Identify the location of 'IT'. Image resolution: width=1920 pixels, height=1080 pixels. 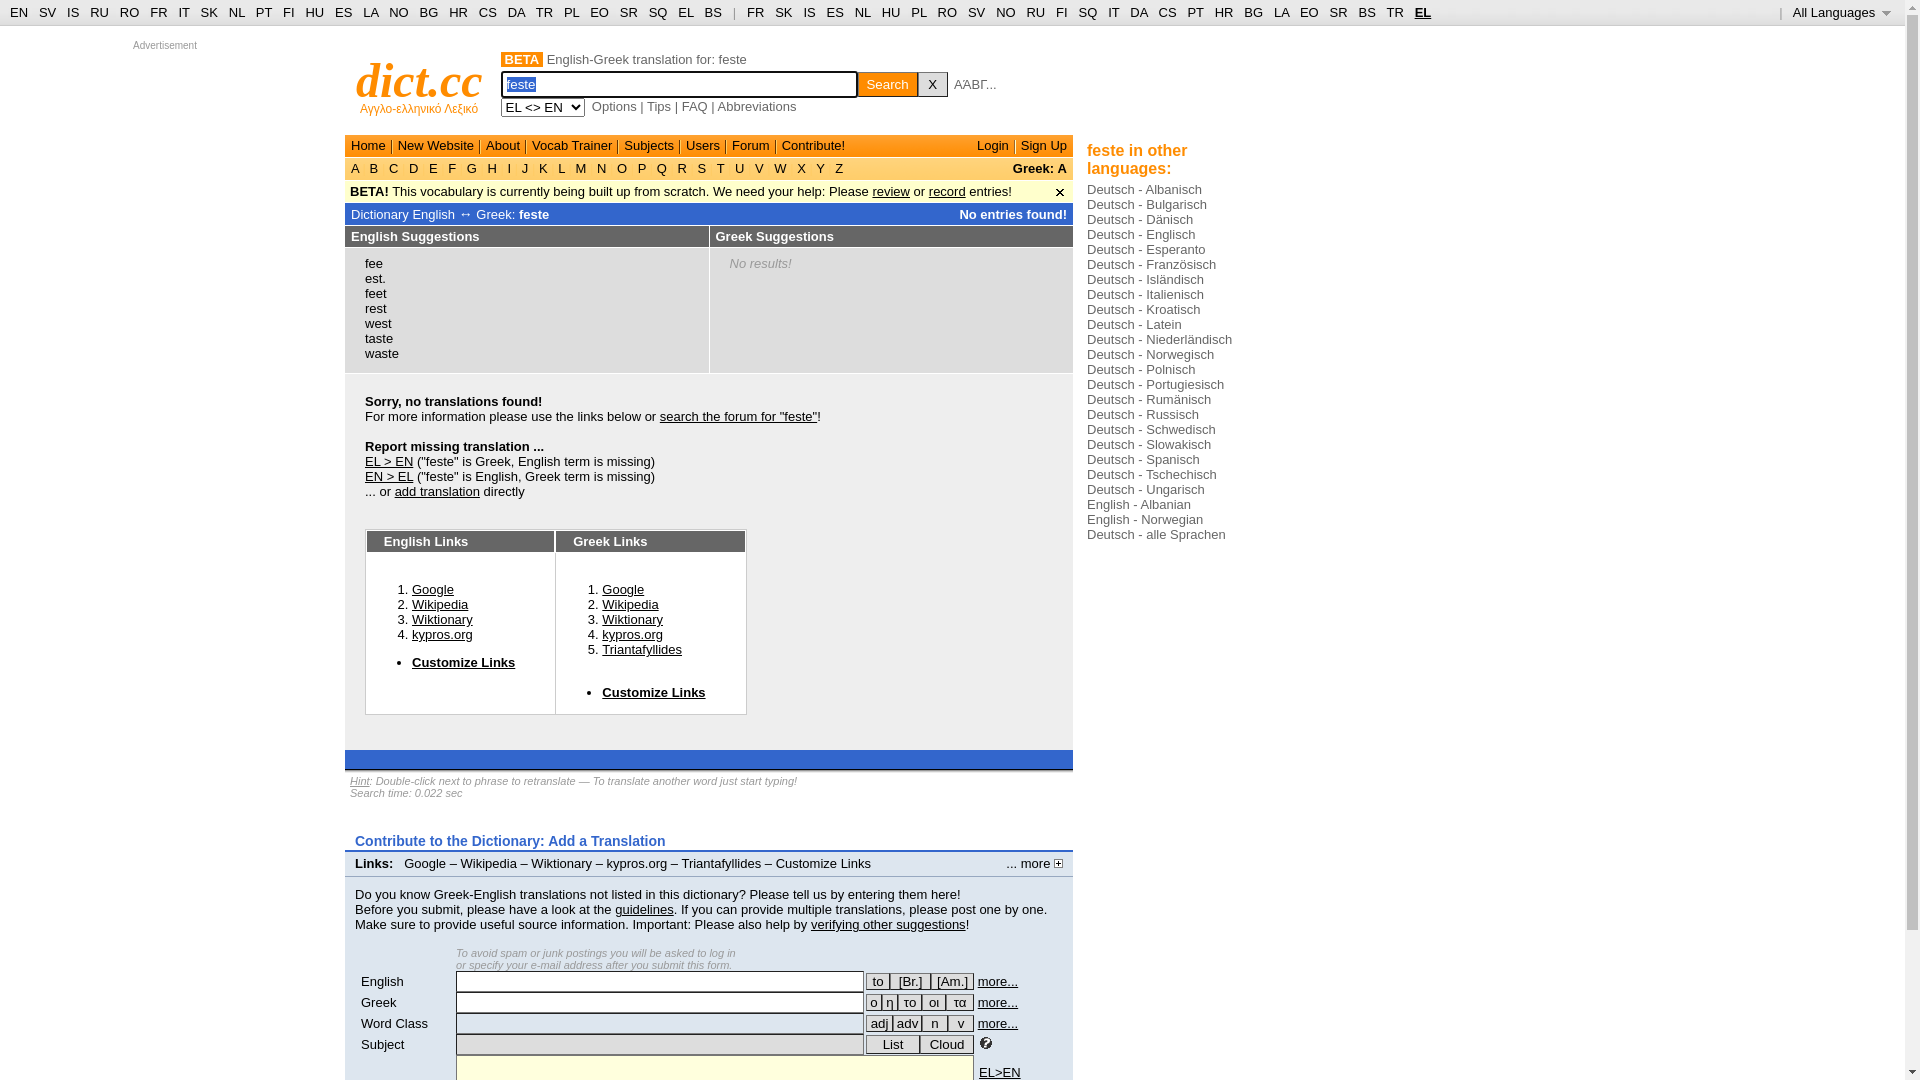
(1112, 12).